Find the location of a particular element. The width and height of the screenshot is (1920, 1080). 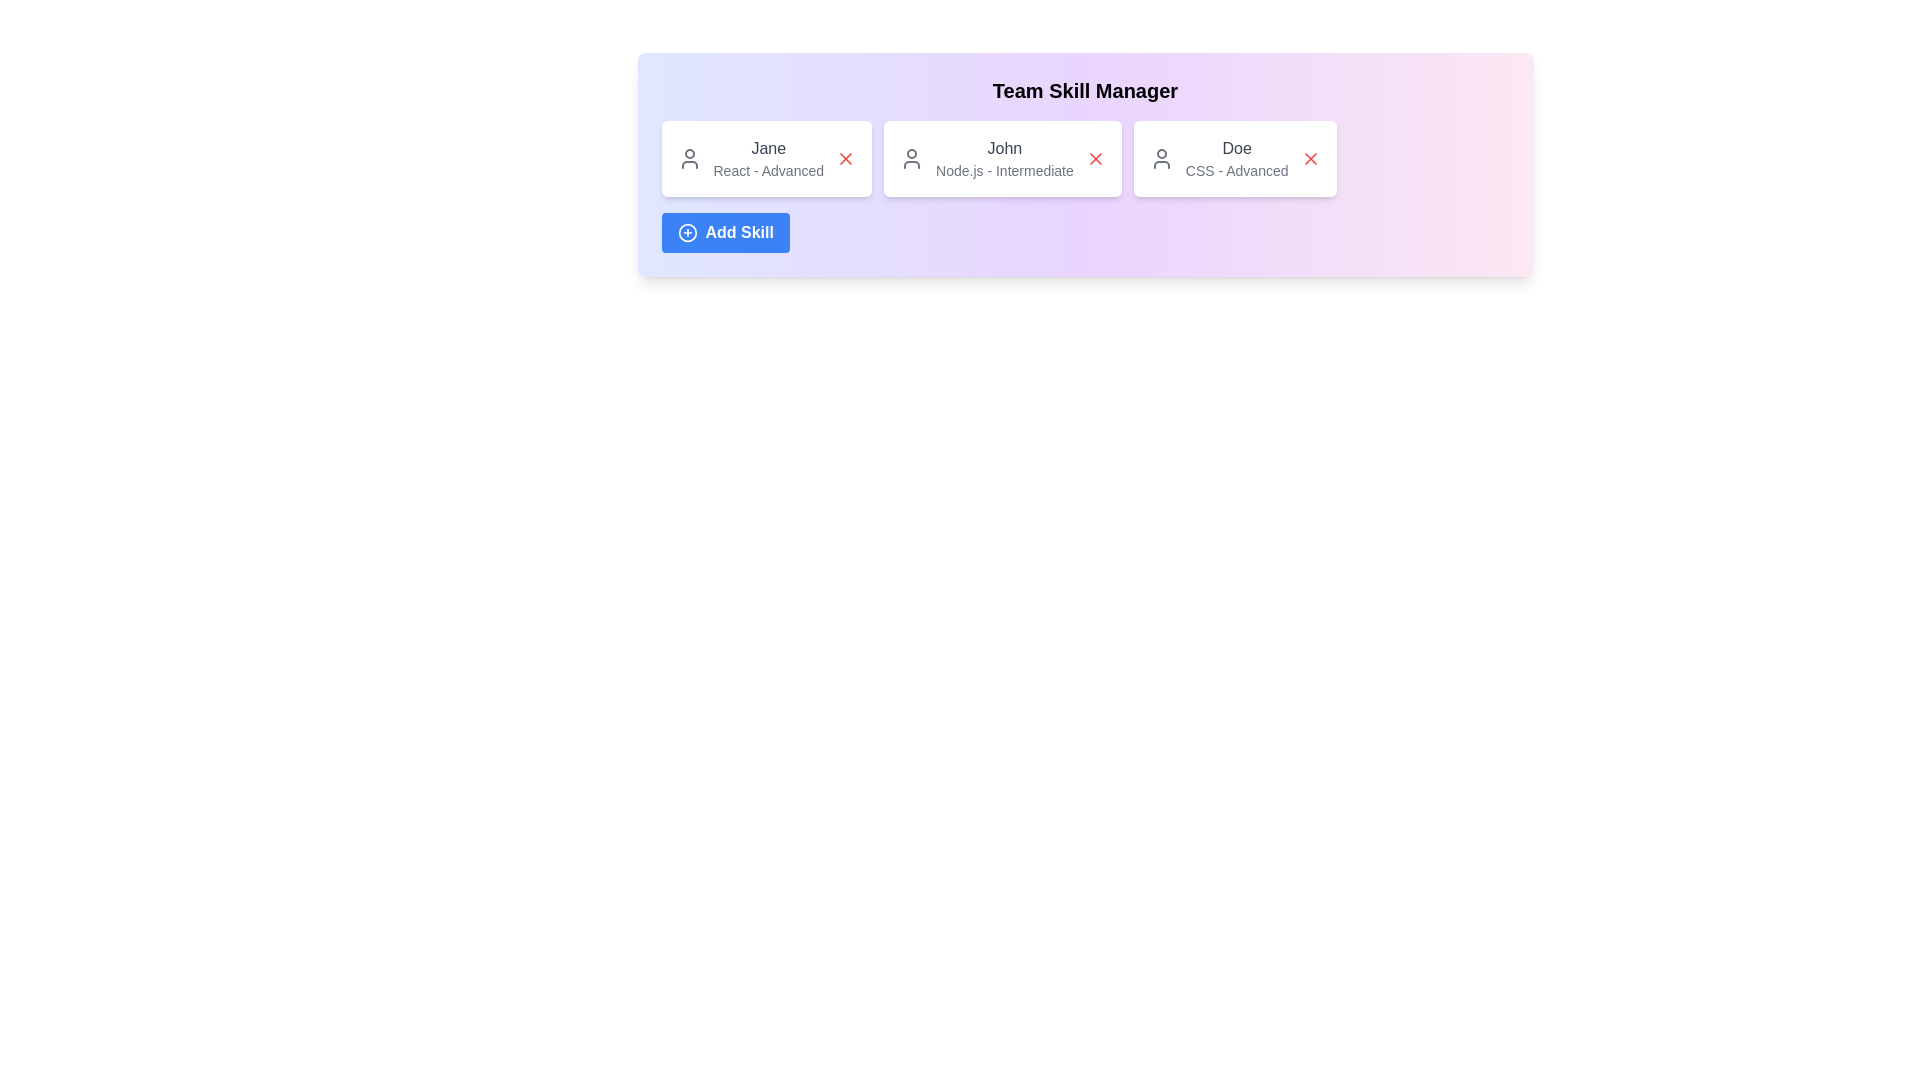

'Remove Skill' button for the skill associated with React - Advanced is located at coordinates (845, 157).